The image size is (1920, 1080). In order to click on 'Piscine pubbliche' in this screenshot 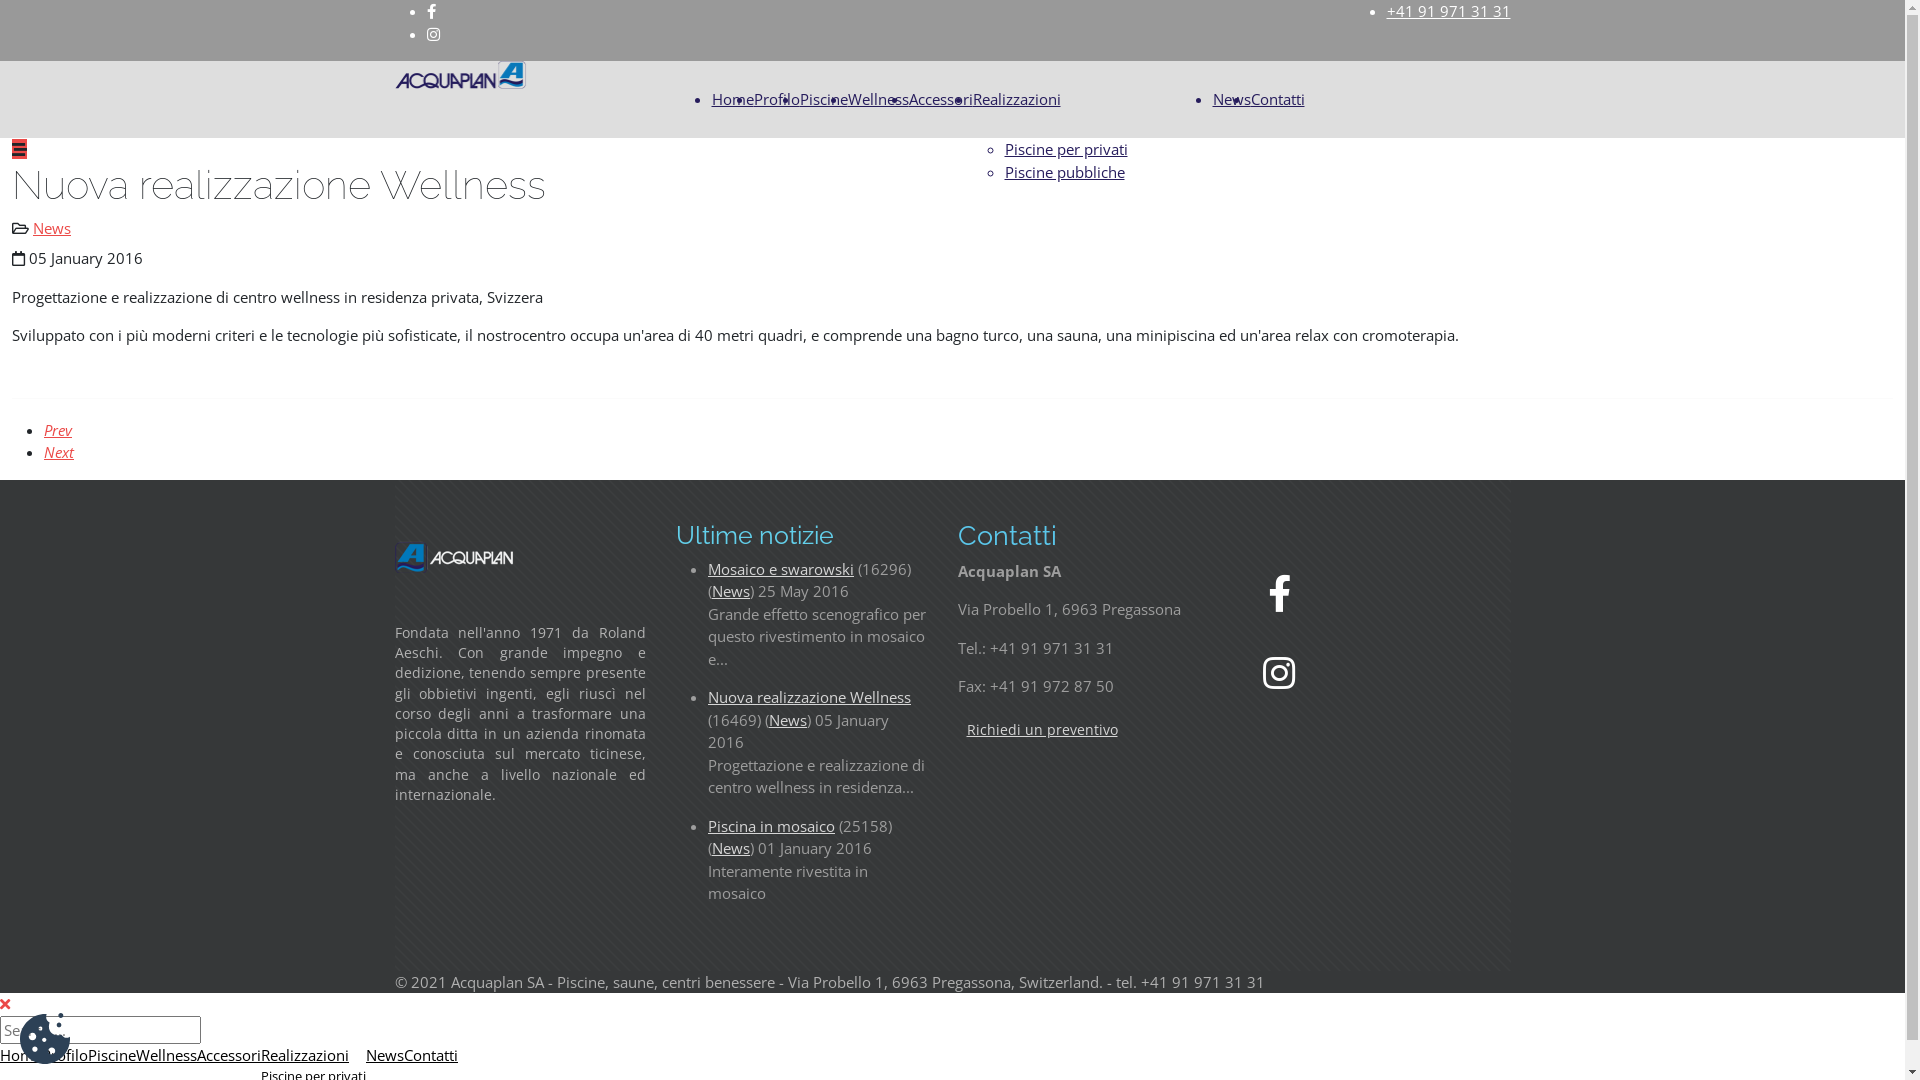, I will do `click(1003, 171)`.